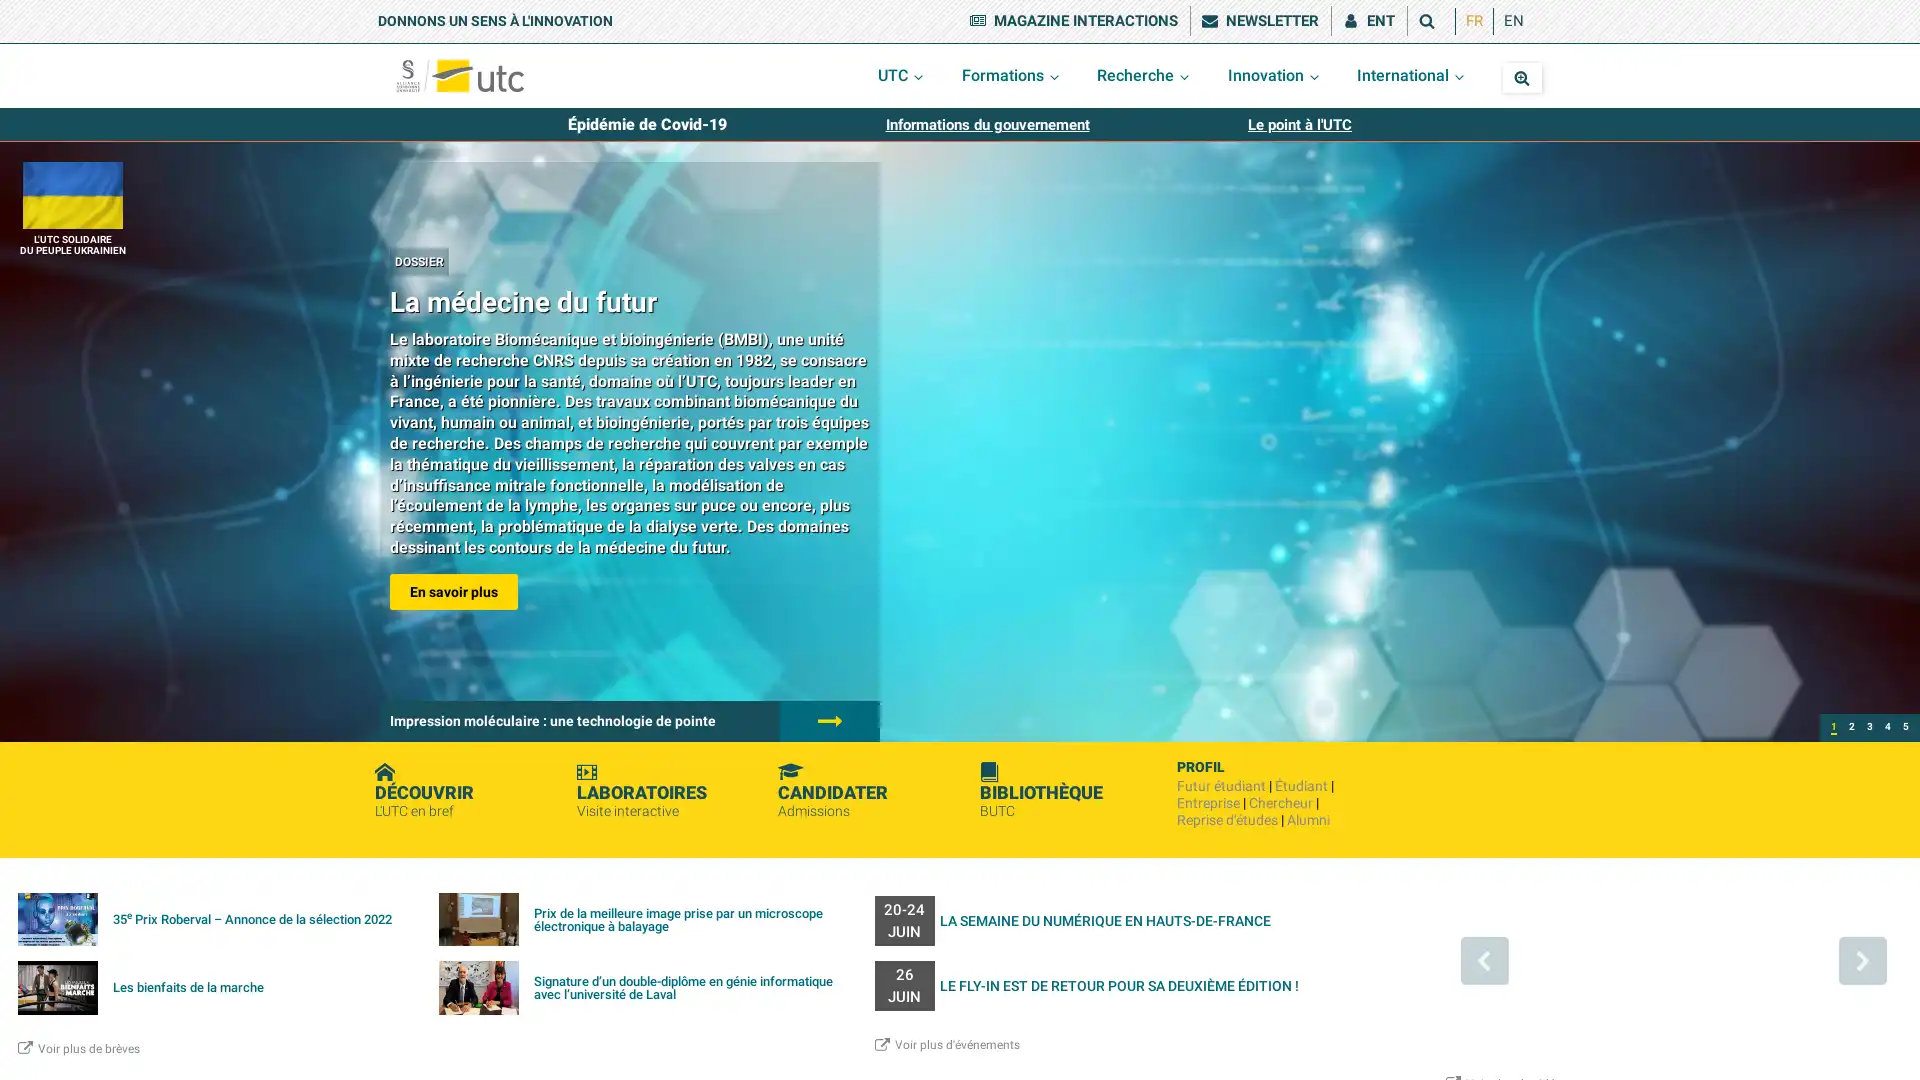 Image resolution: width=1920 pixels, height=1080 pixels. Describe the element at coordinates (1833, 728) in the screenshot. I see `La medecine du futur` at that location.